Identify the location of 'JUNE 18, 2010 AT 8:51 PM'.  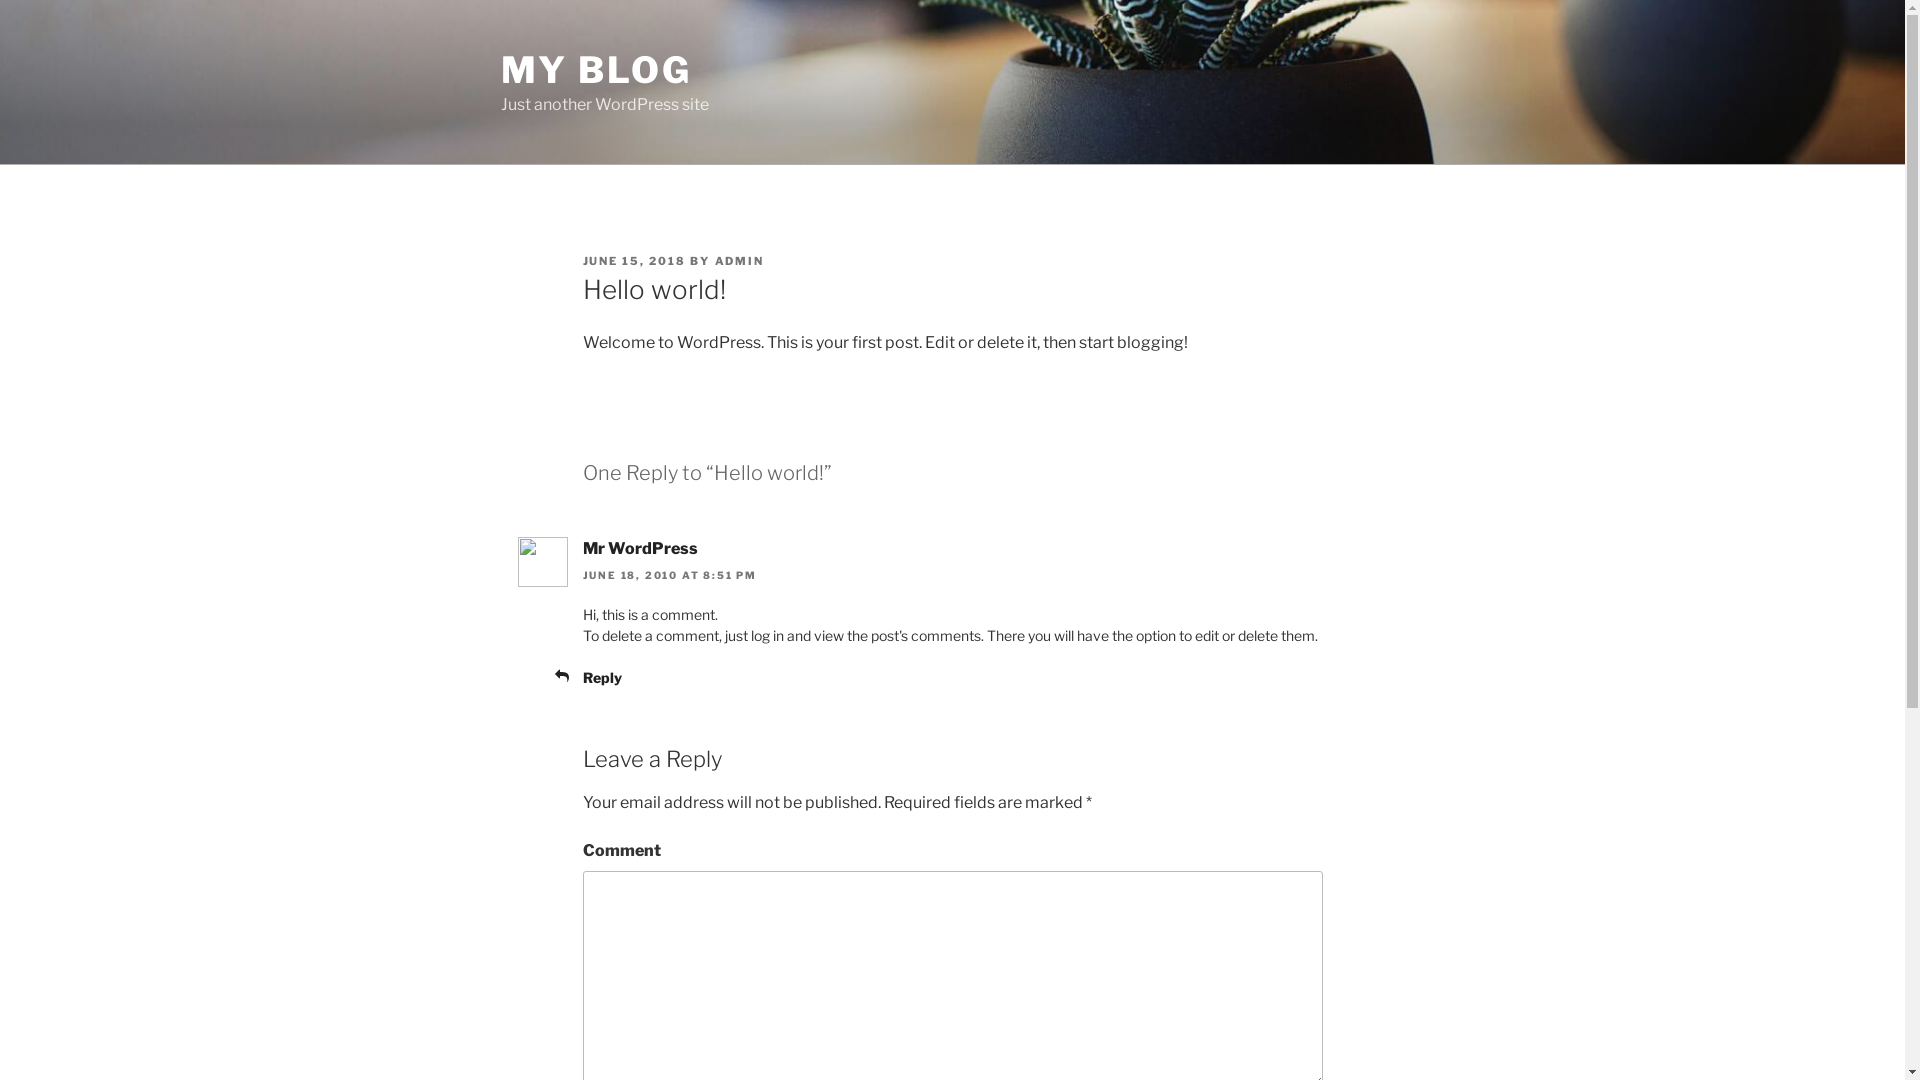
(669, 574).